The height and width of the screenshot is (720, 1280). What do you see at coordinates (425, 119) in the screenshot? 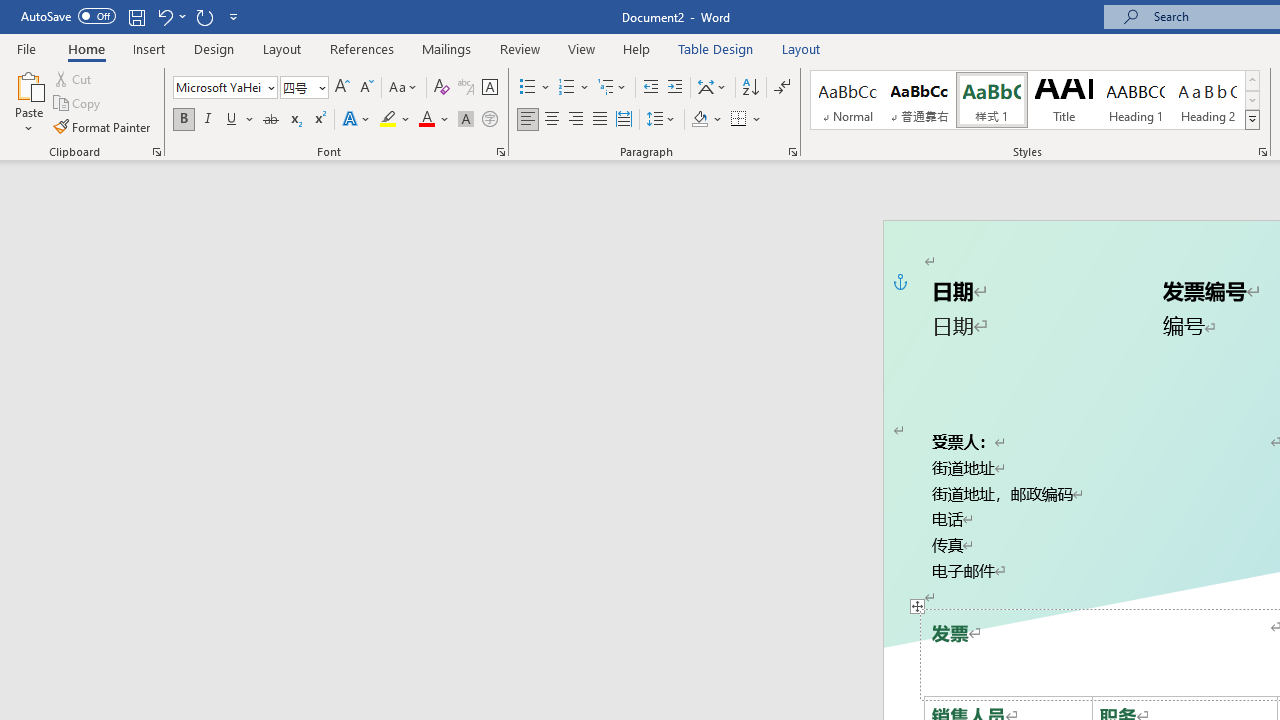
I see `'Font Color RGB(255, 0, 0)'` at bounding box center [425, 119].